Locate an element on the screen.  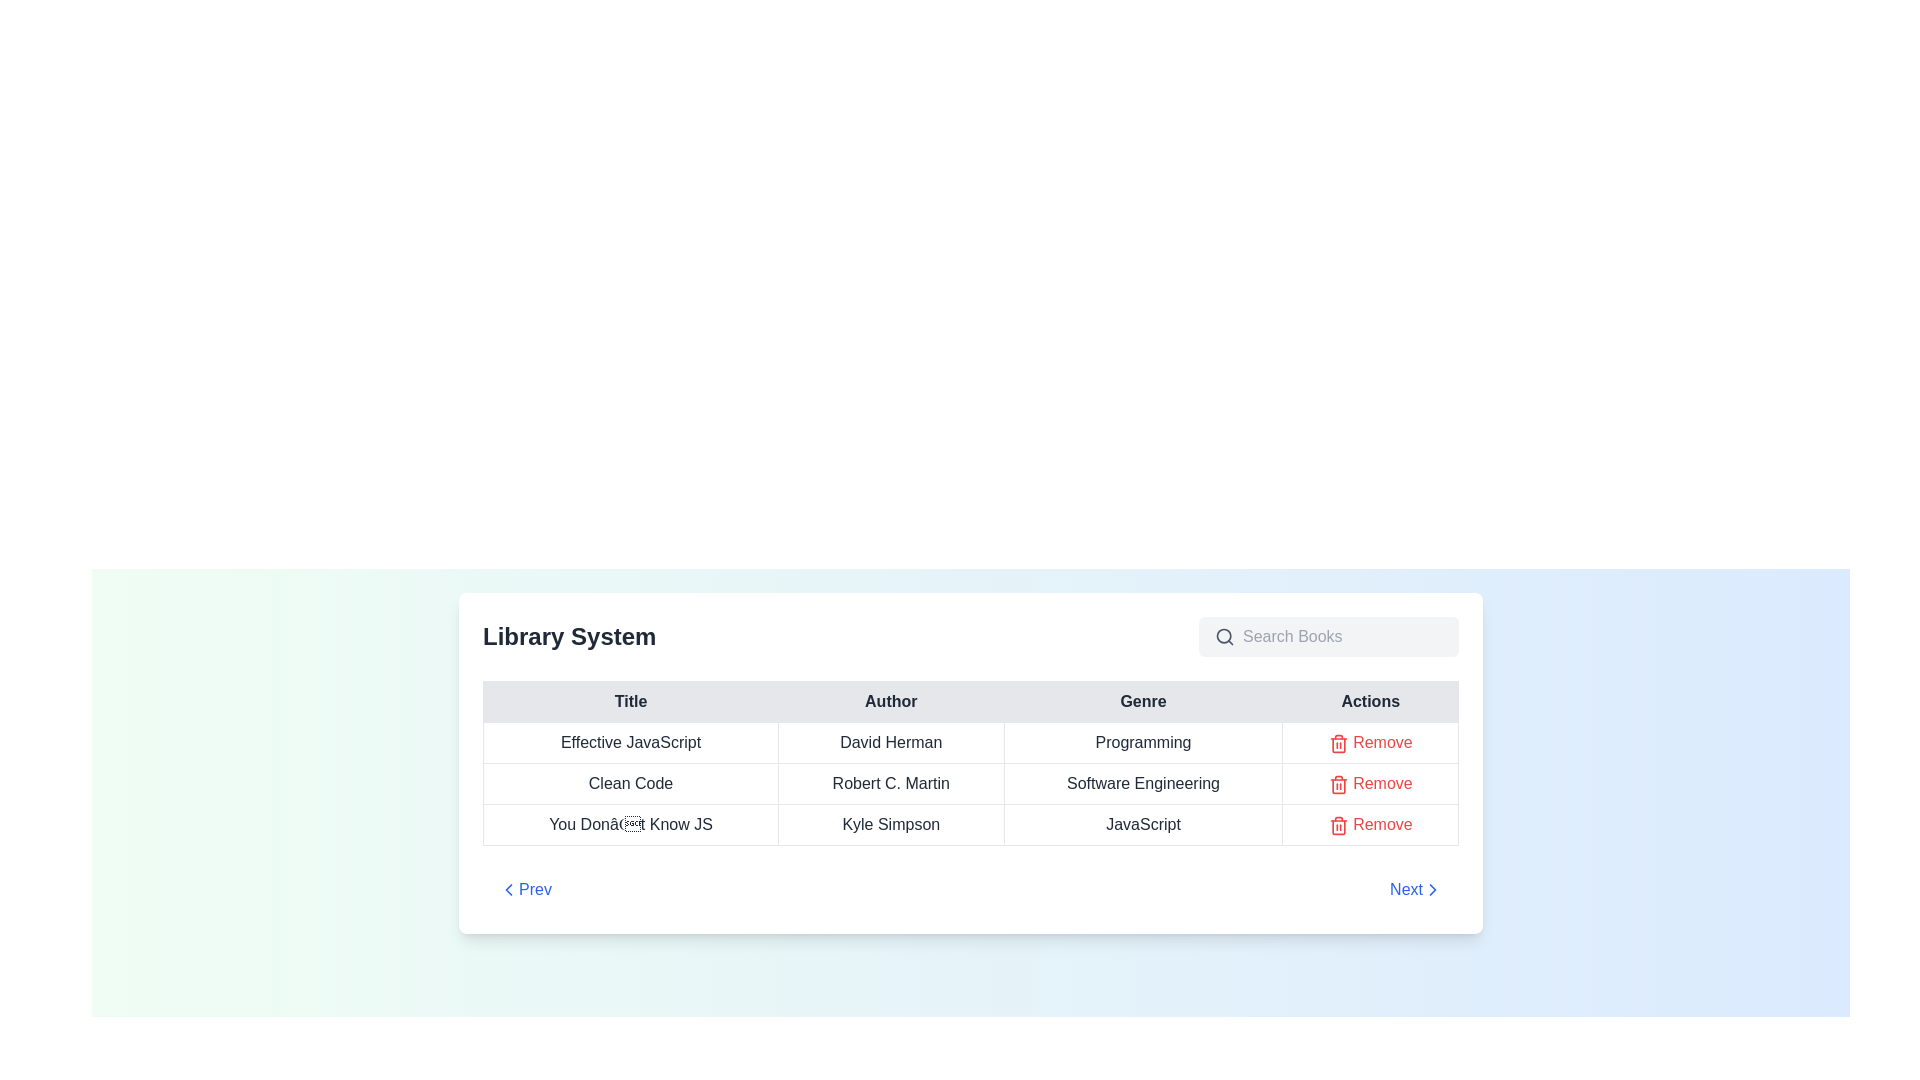
the trash bin icon located in the rightmost 'Actions' column of the table, adjacent to the row containing the book title 'You Don’t Know JS', which is the third instance of this icon/button is located at coordinates (1338, 827).